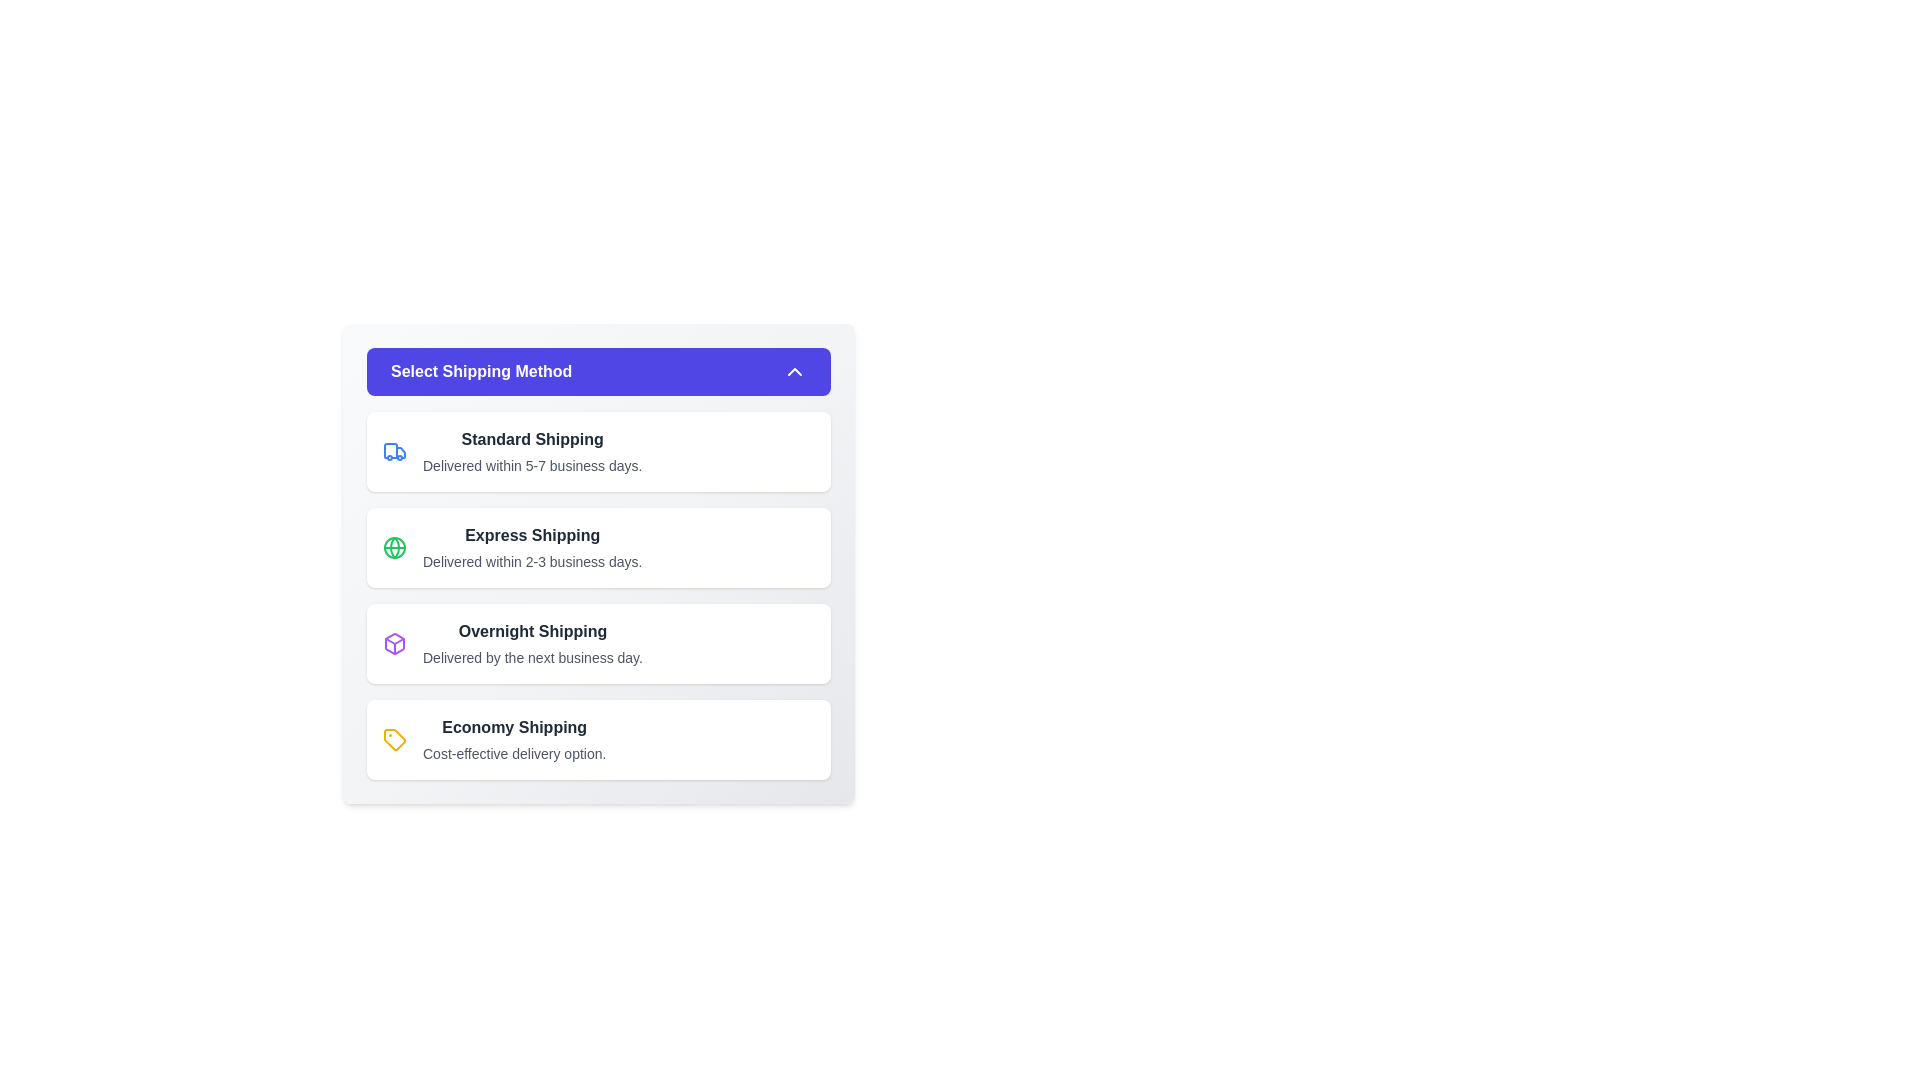  I want to click on the first option for standard shipping method located below the 'Select Shipping Method' header, so click(532, 451).